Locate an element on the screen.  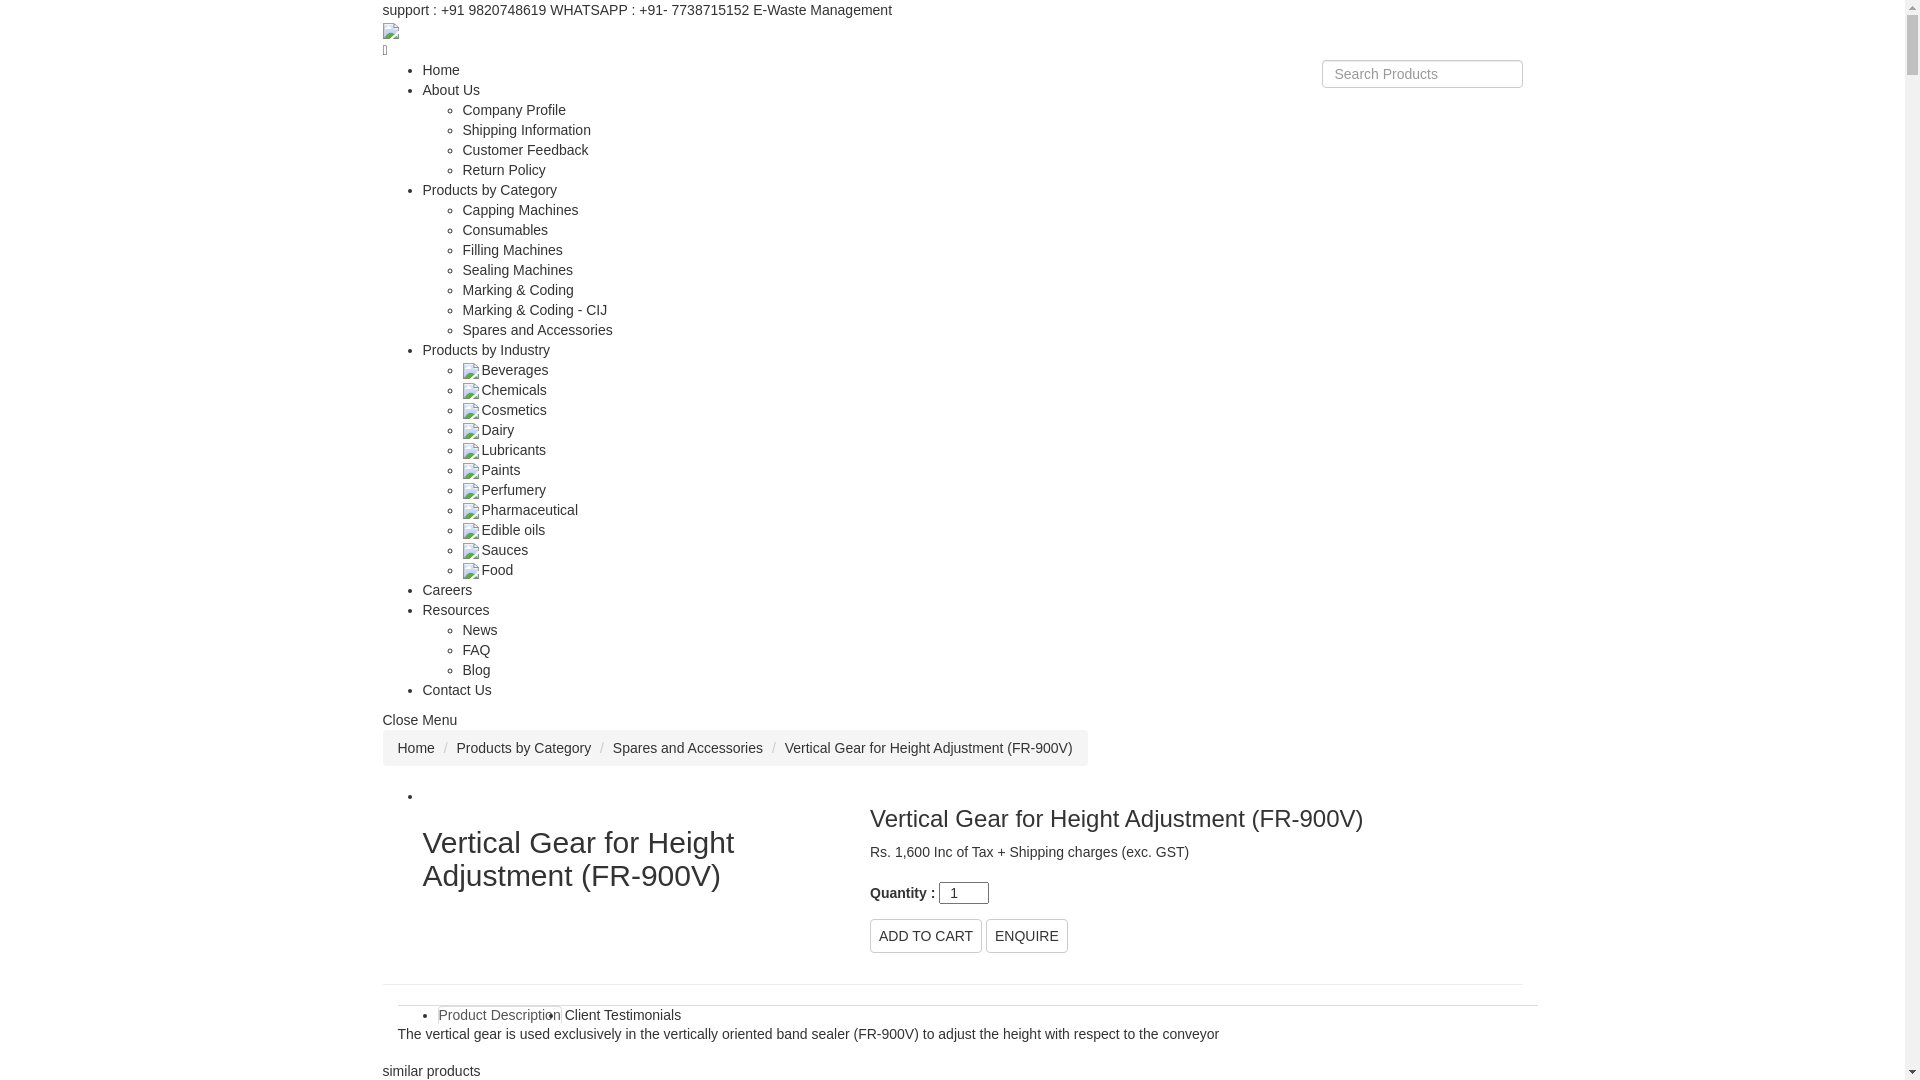
'Customer Feedback' is located at coordinates (524, 149).